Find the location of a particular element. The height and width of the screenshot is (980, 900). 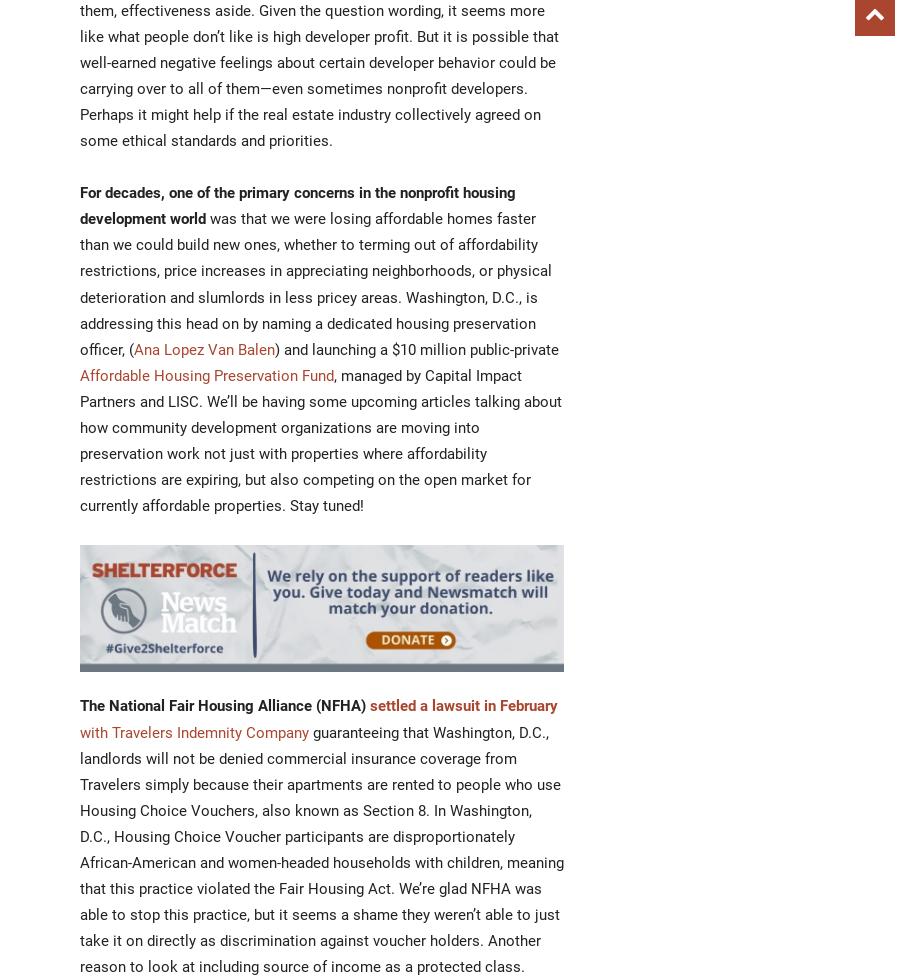

'$10 million public-private' is located at coordinates (392, 348).